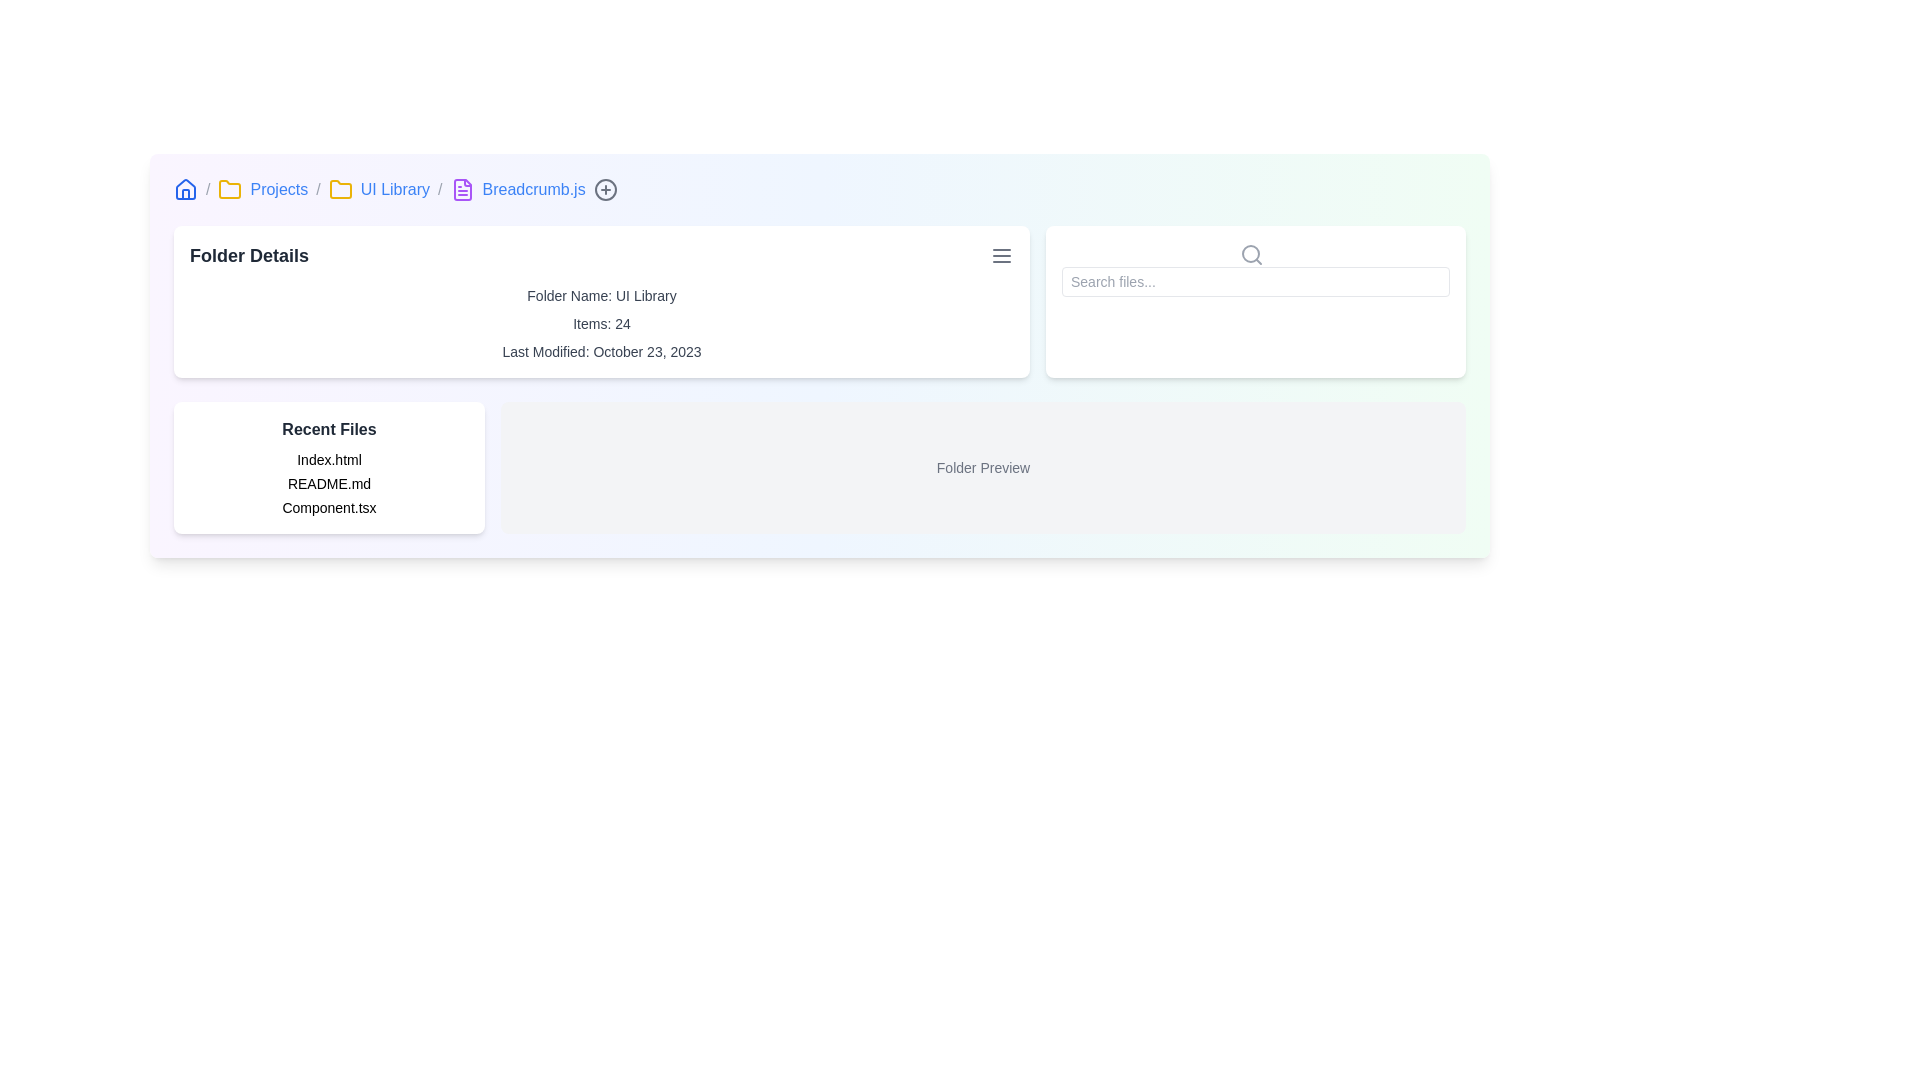 The height and width of the screenshot is (1080, 1920). I want to click on the text label displaying 'Component.tsx' located at the bottom of the 'Recent Files' list, so click(329, 507).